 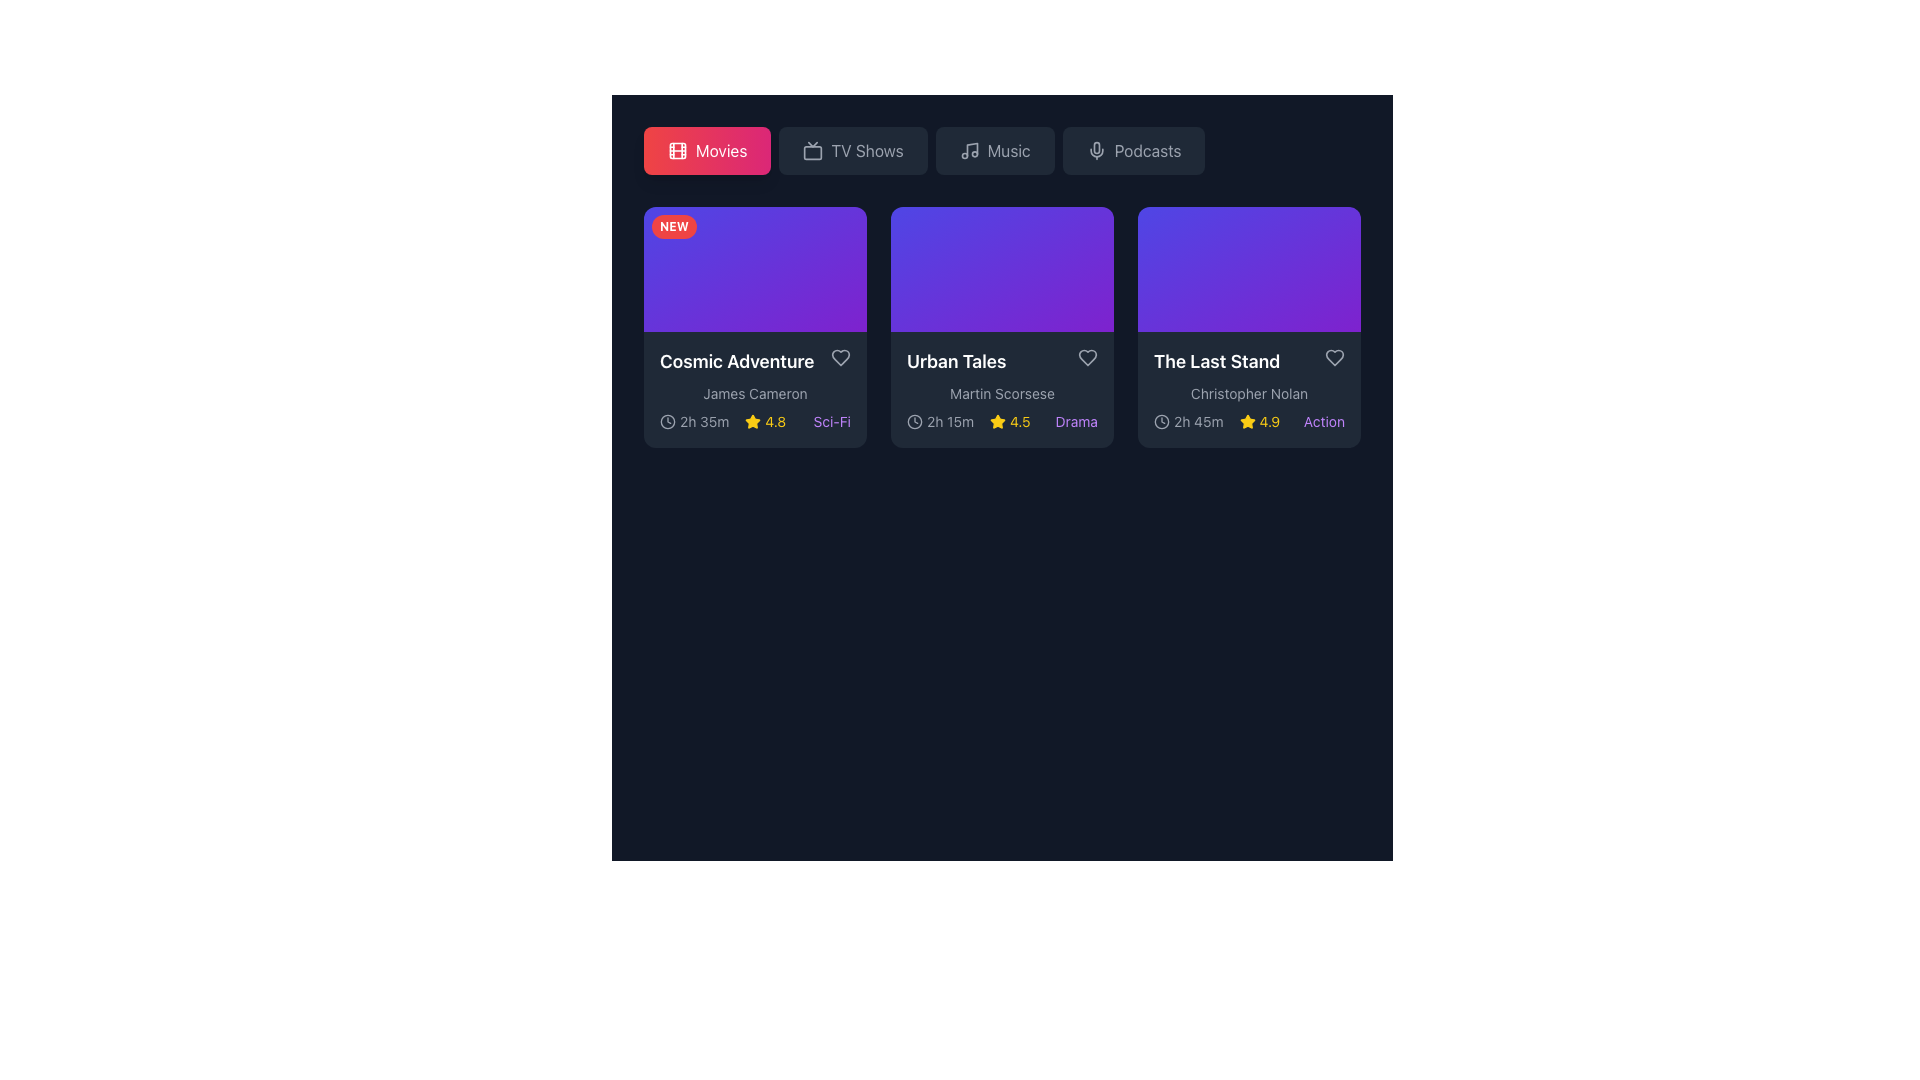 I want to click on the text element displaying the name of the movie director for 'Cosmic Adventure', which is positioned below the movie title and above runtime and genre details, so click(x=754, y=394).